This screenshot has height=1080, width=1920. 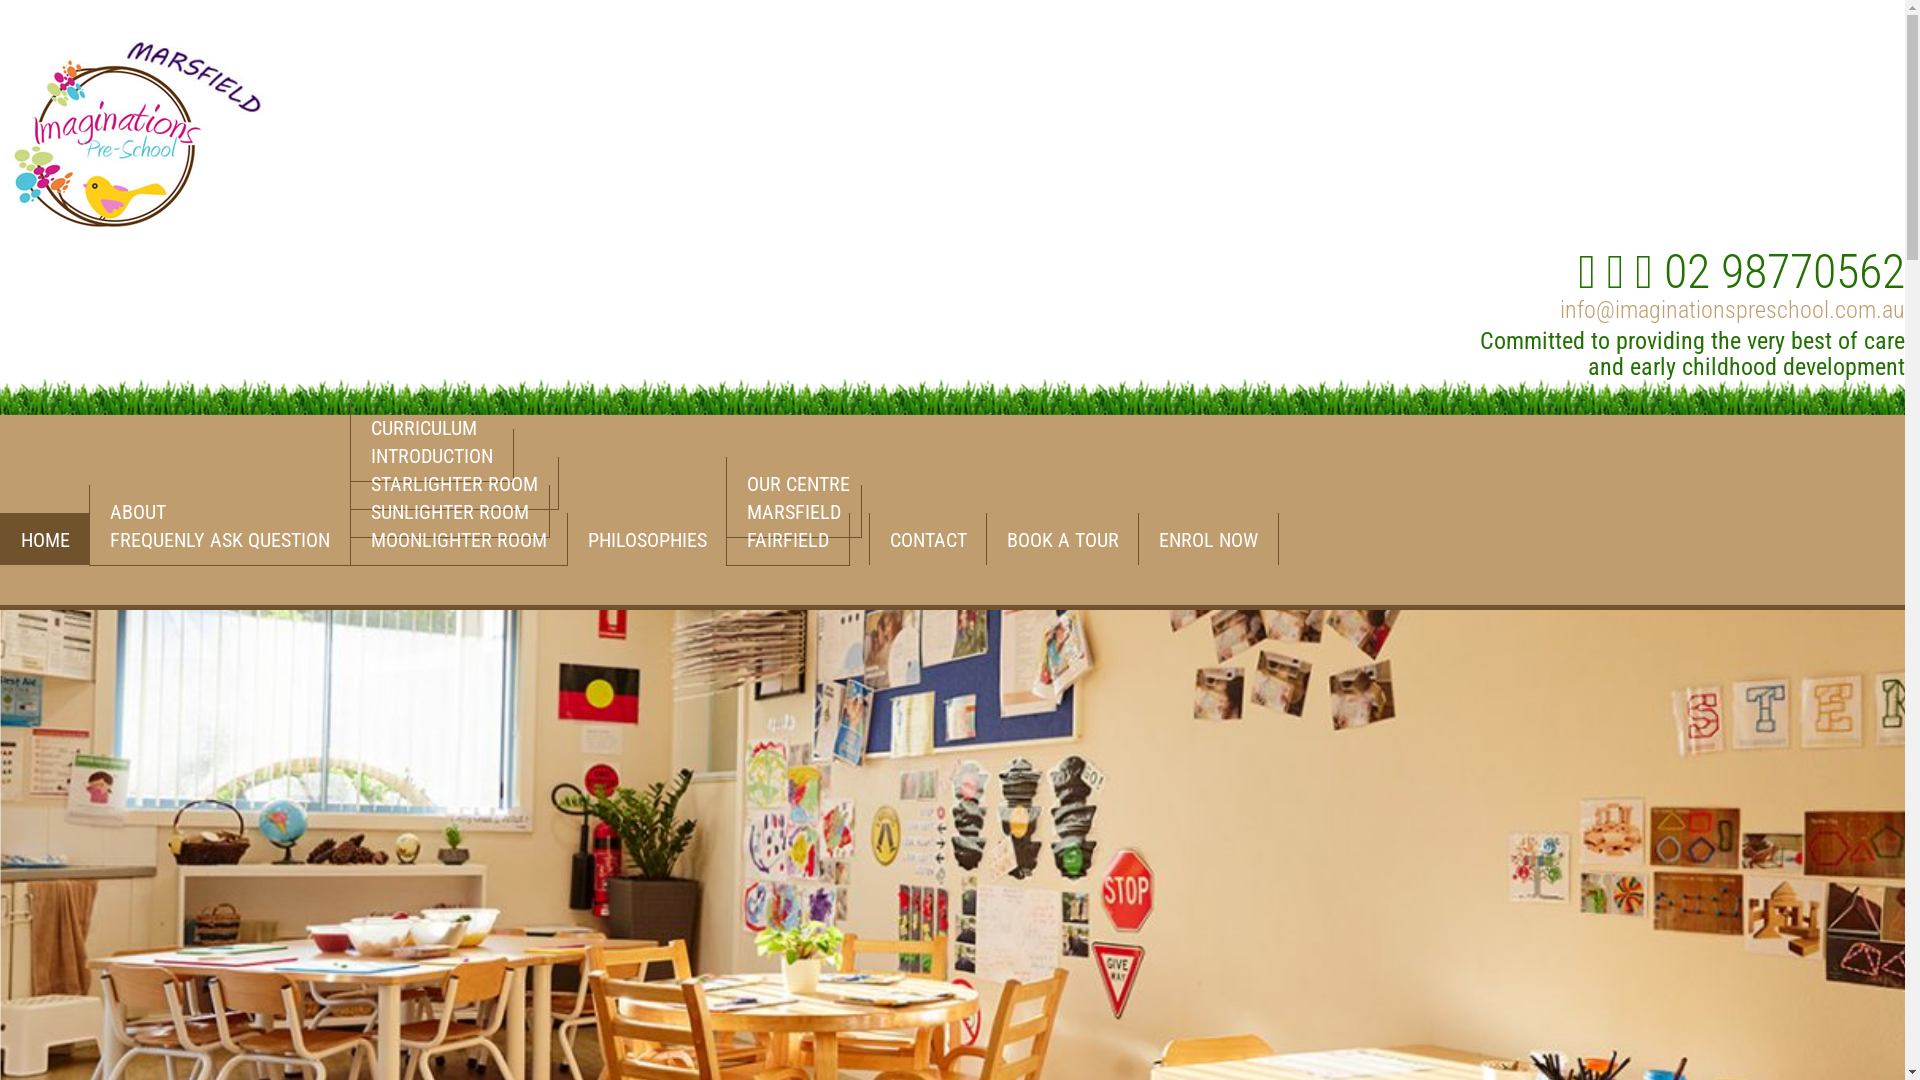 What do you see at coordinates (926, 538) in the screenshot?
I see `'CONTACT'` at bounding box center [926, 538].